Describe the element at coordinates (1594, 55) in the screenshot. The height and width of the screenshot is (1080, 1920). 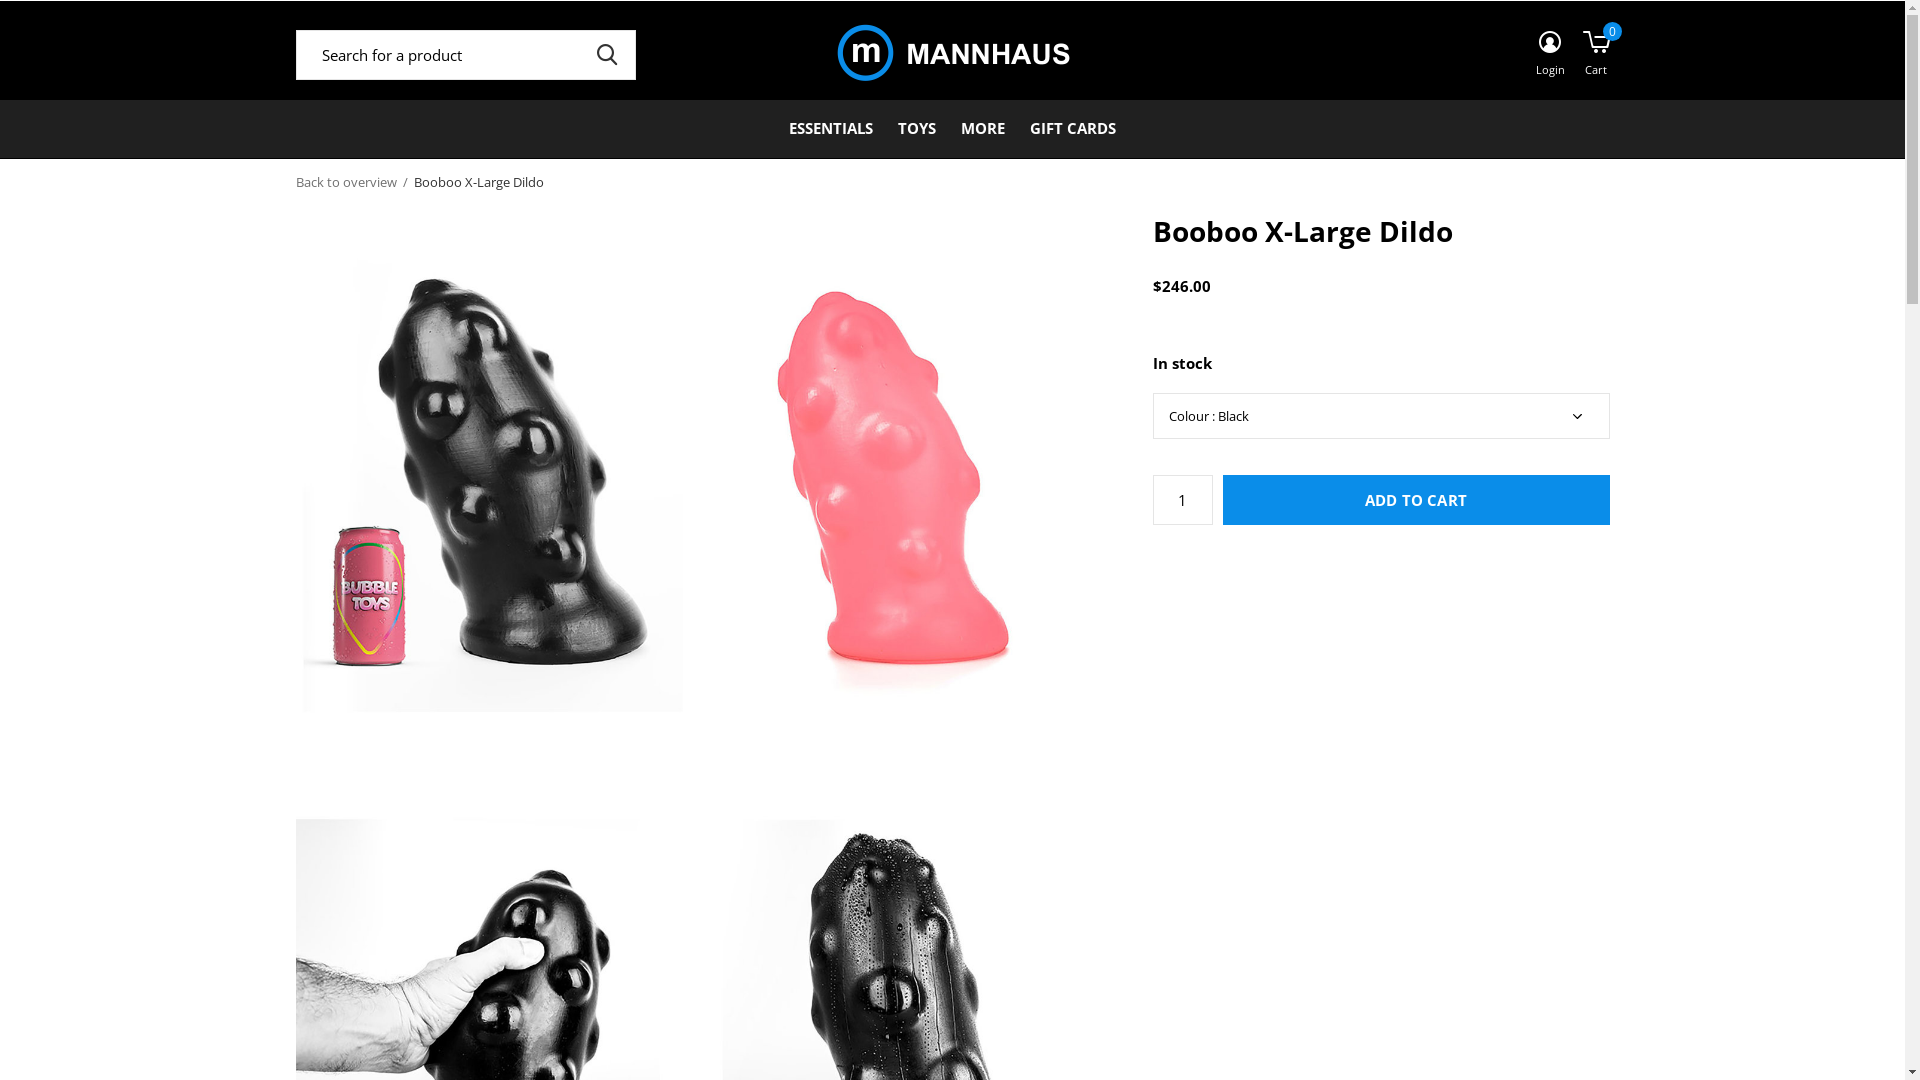
I see `'Cart` at that location.